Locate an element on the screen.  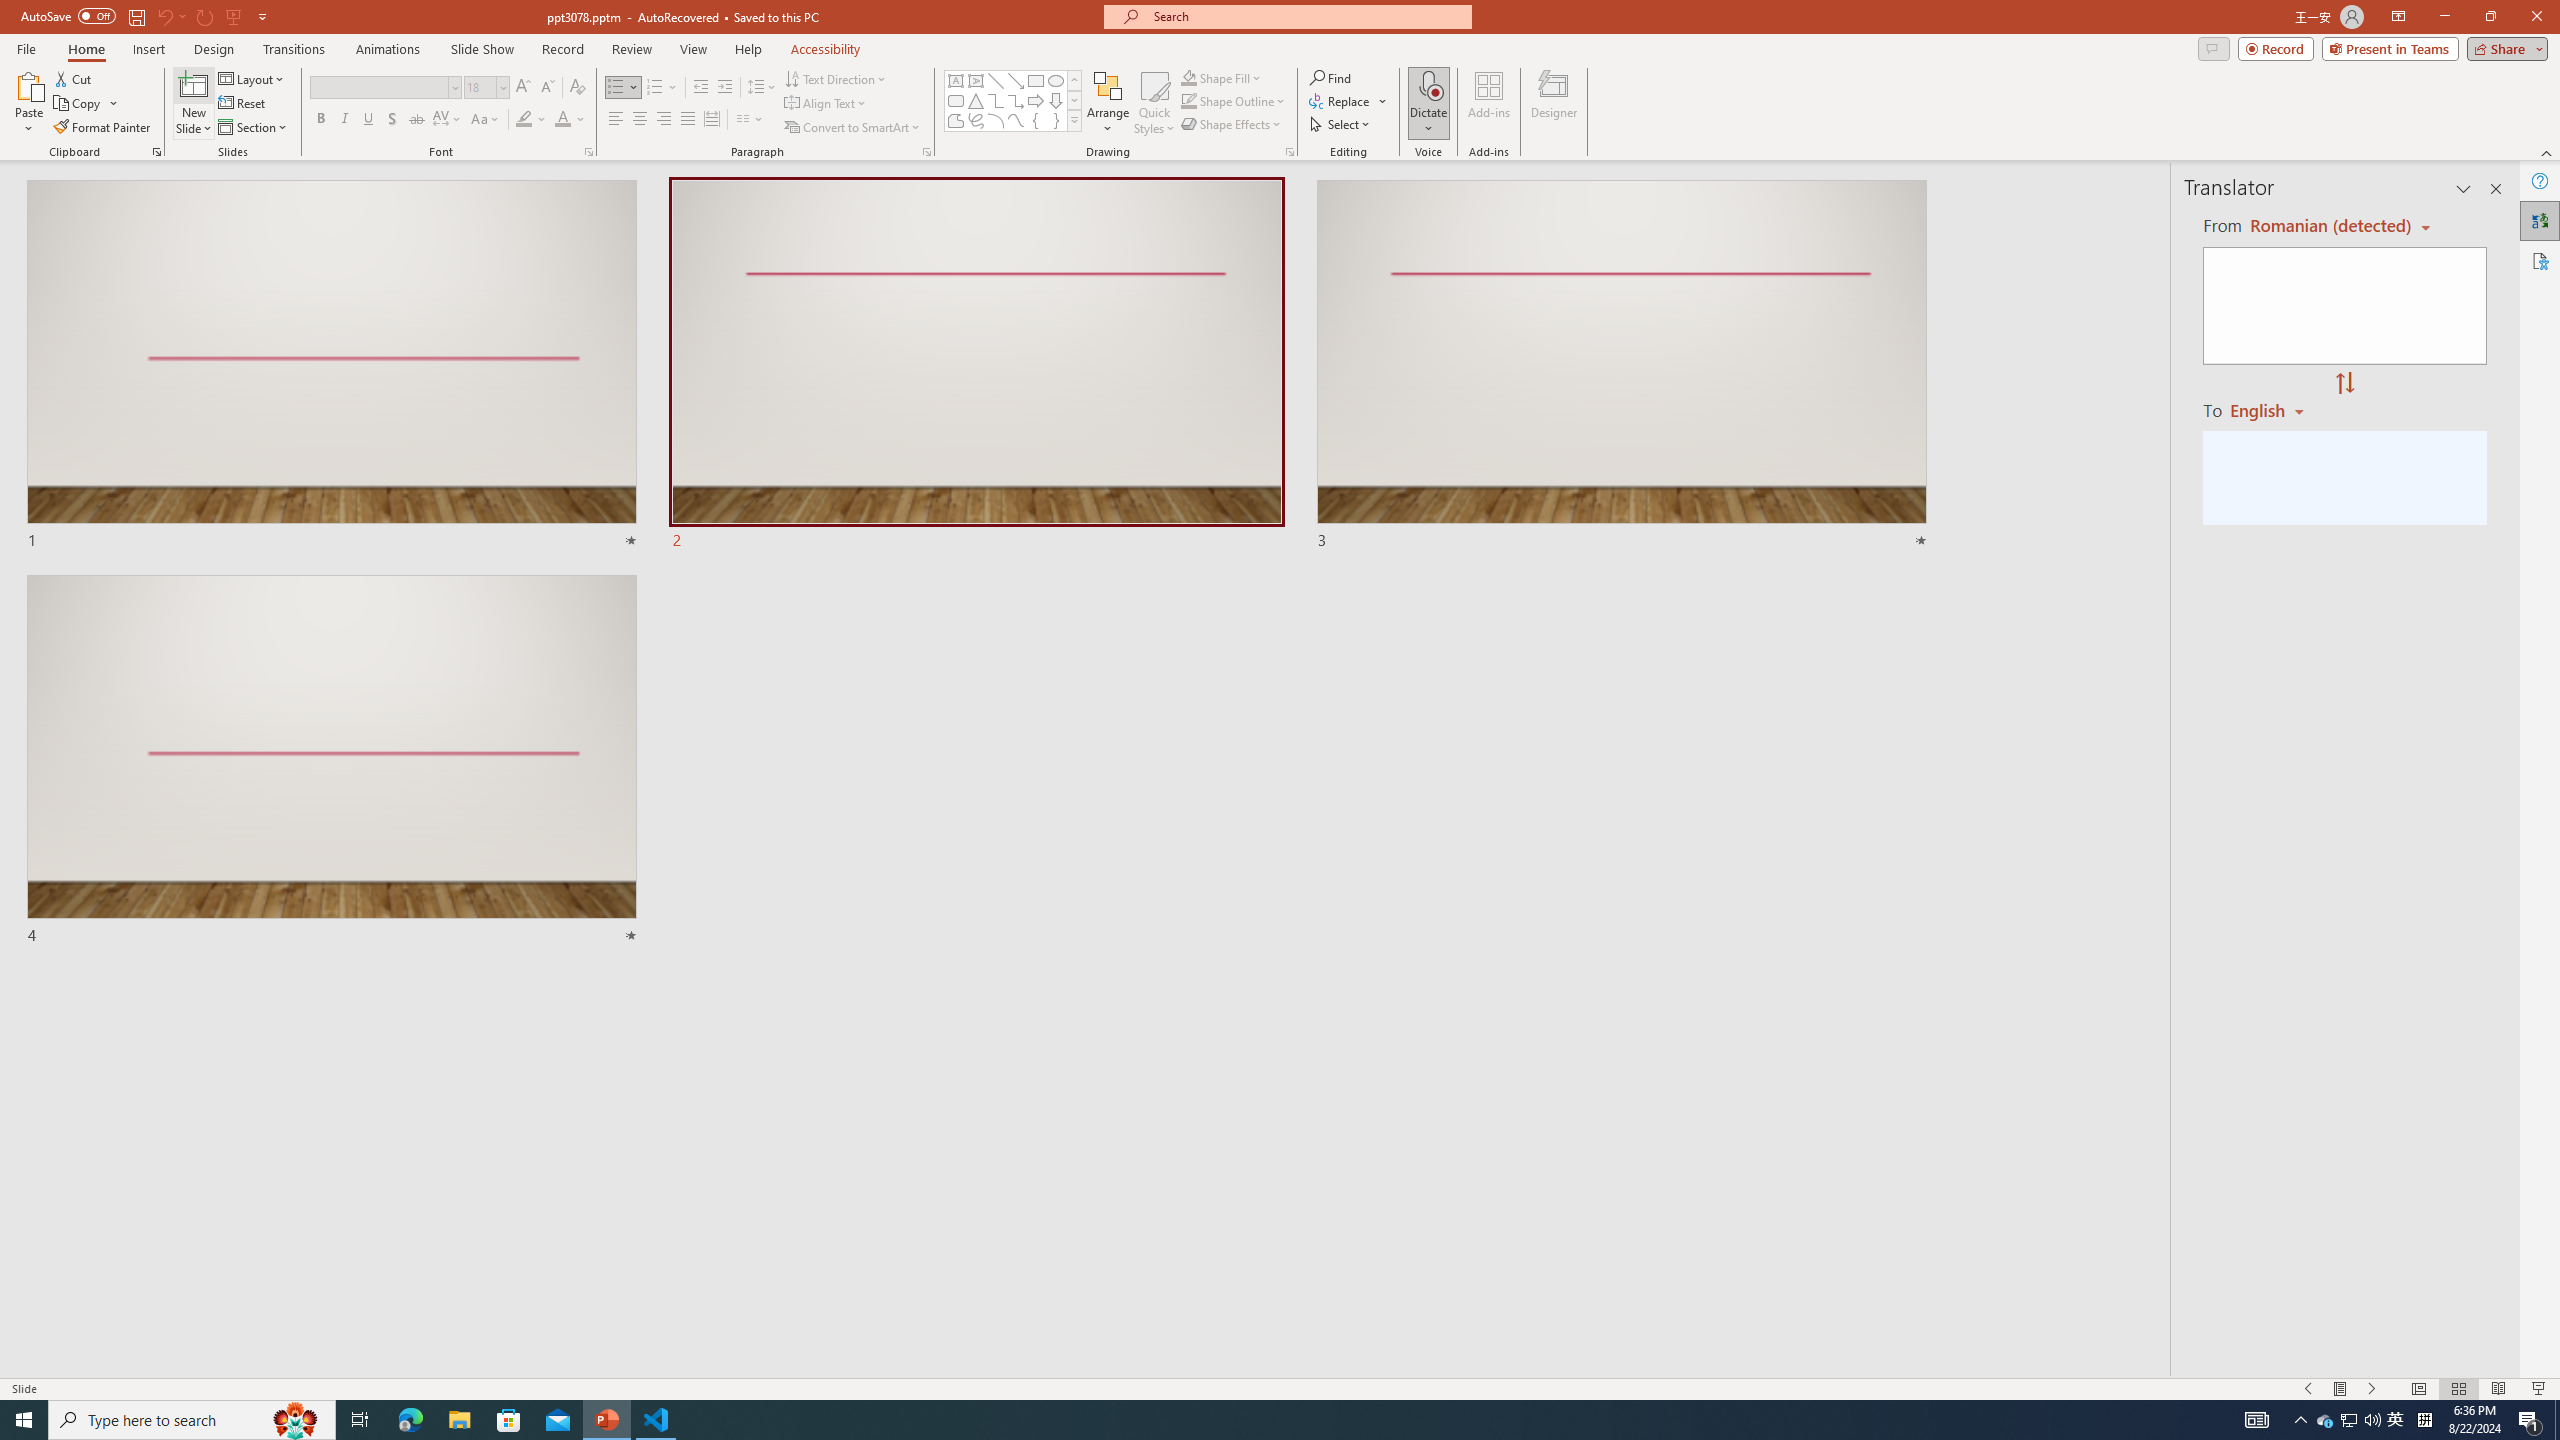
'Decrease Font Size' is located at coordinates (546, 87).